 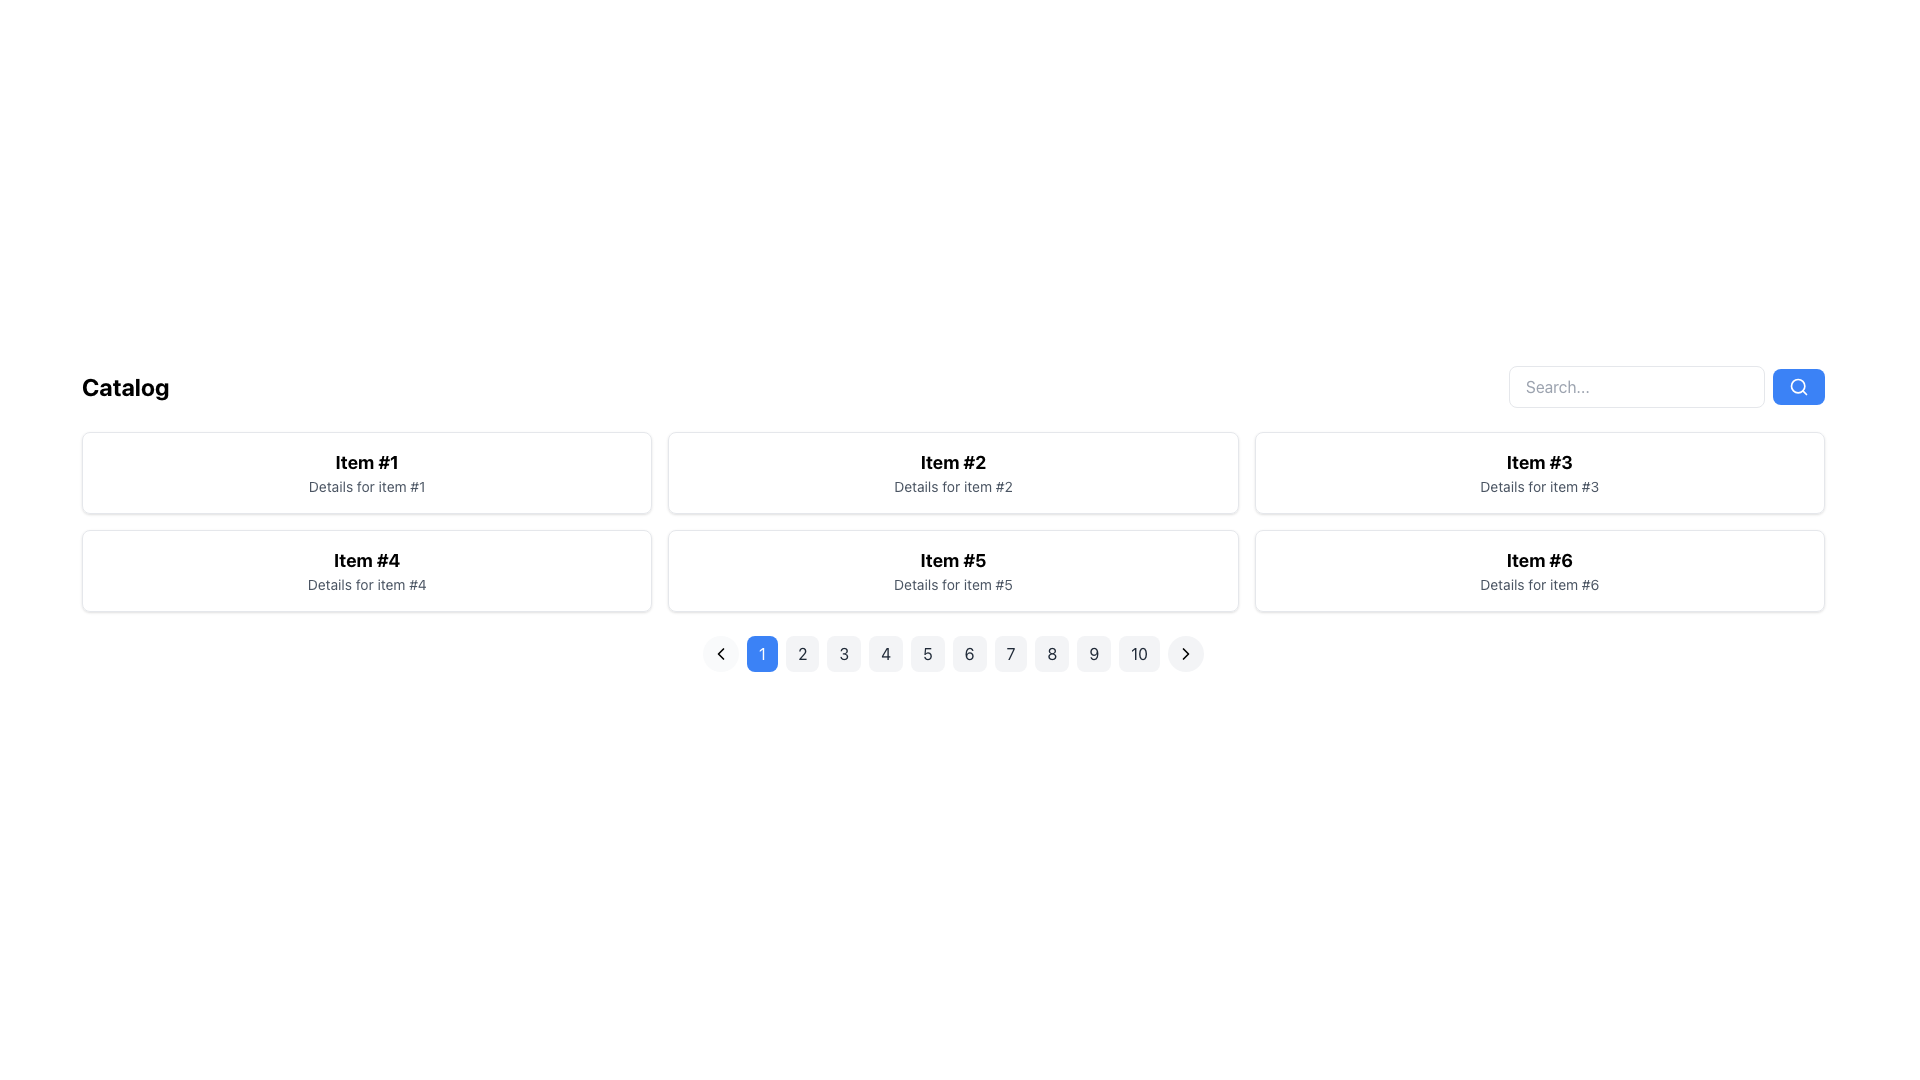 I want to click on the first pagination button located at the bottom center of the layout, so click(x=761, y=654).